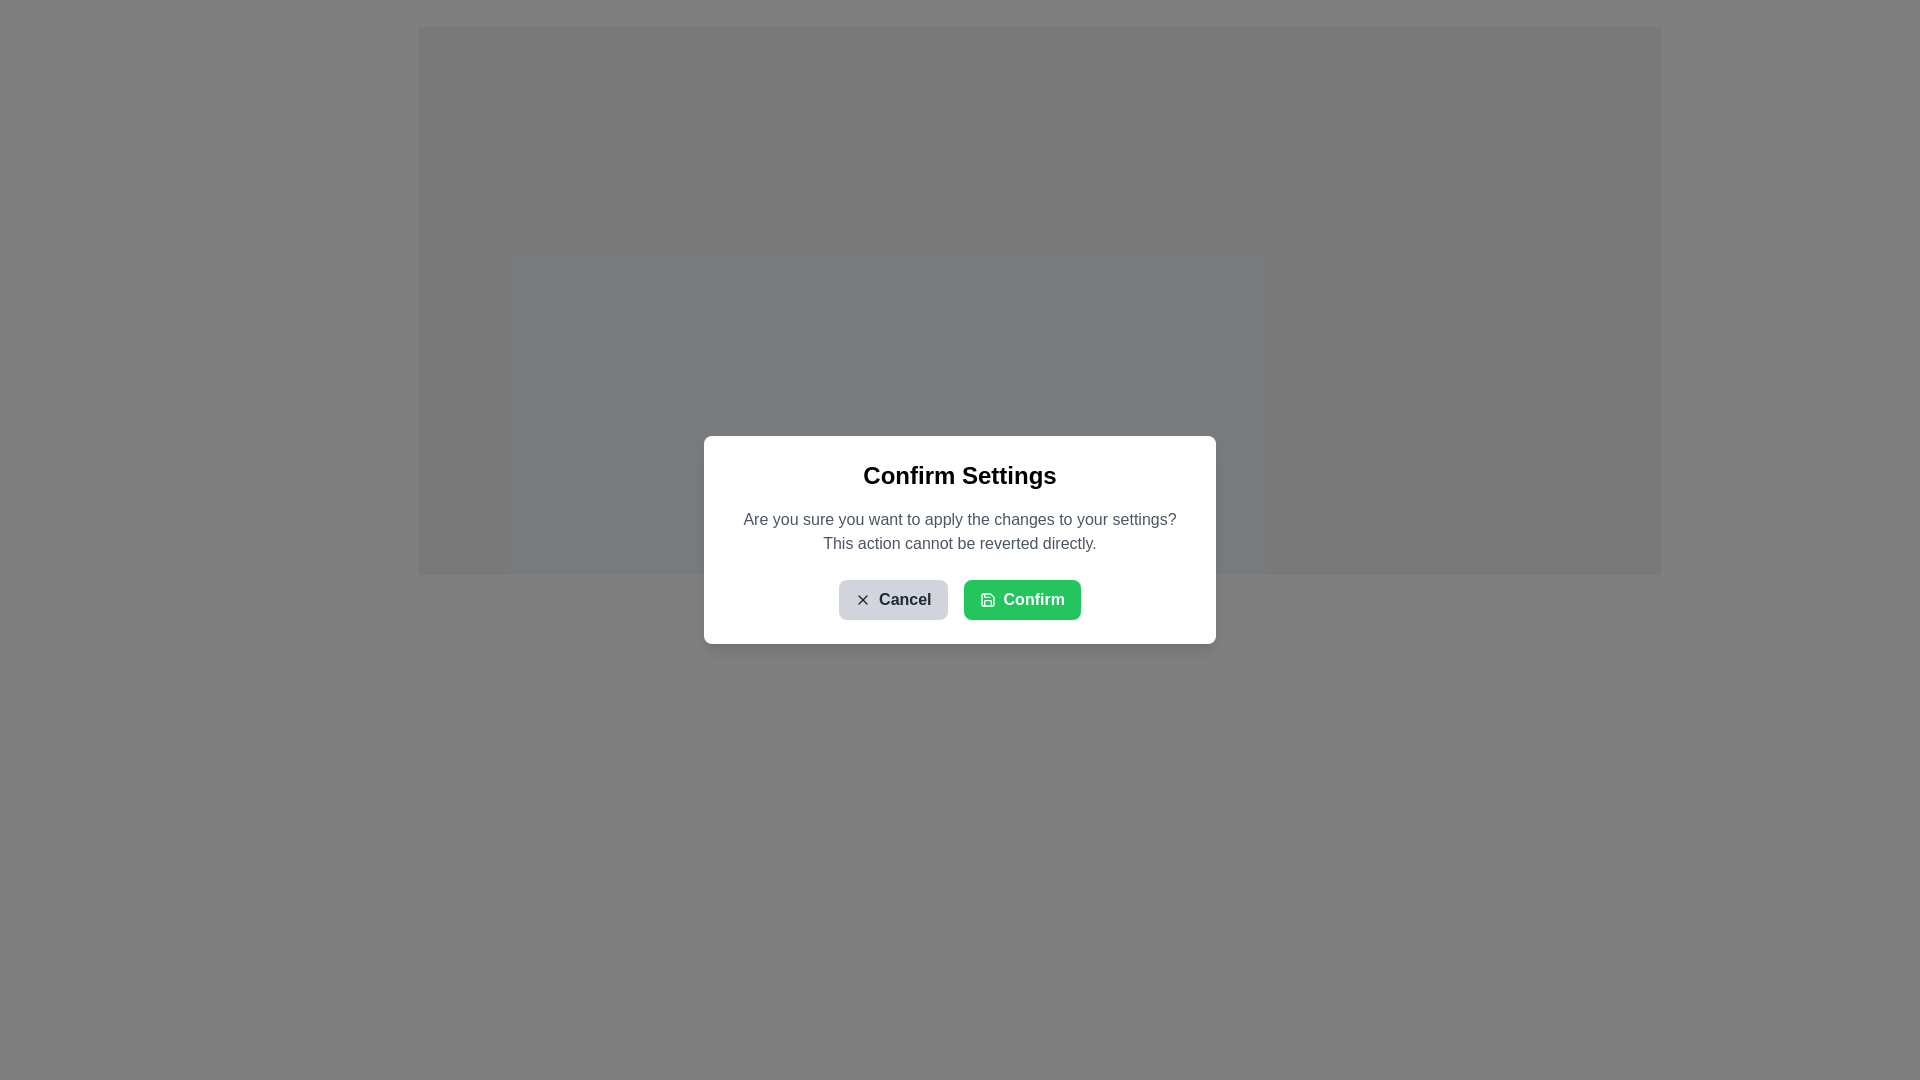 This screenshot has height=1080, width=1920. Describe the element at coordinates (1022, 599) in the screenshot. I see `the confirmation button located on the right side of the grey 'Cancel' button to observe the hover effect` at that location.